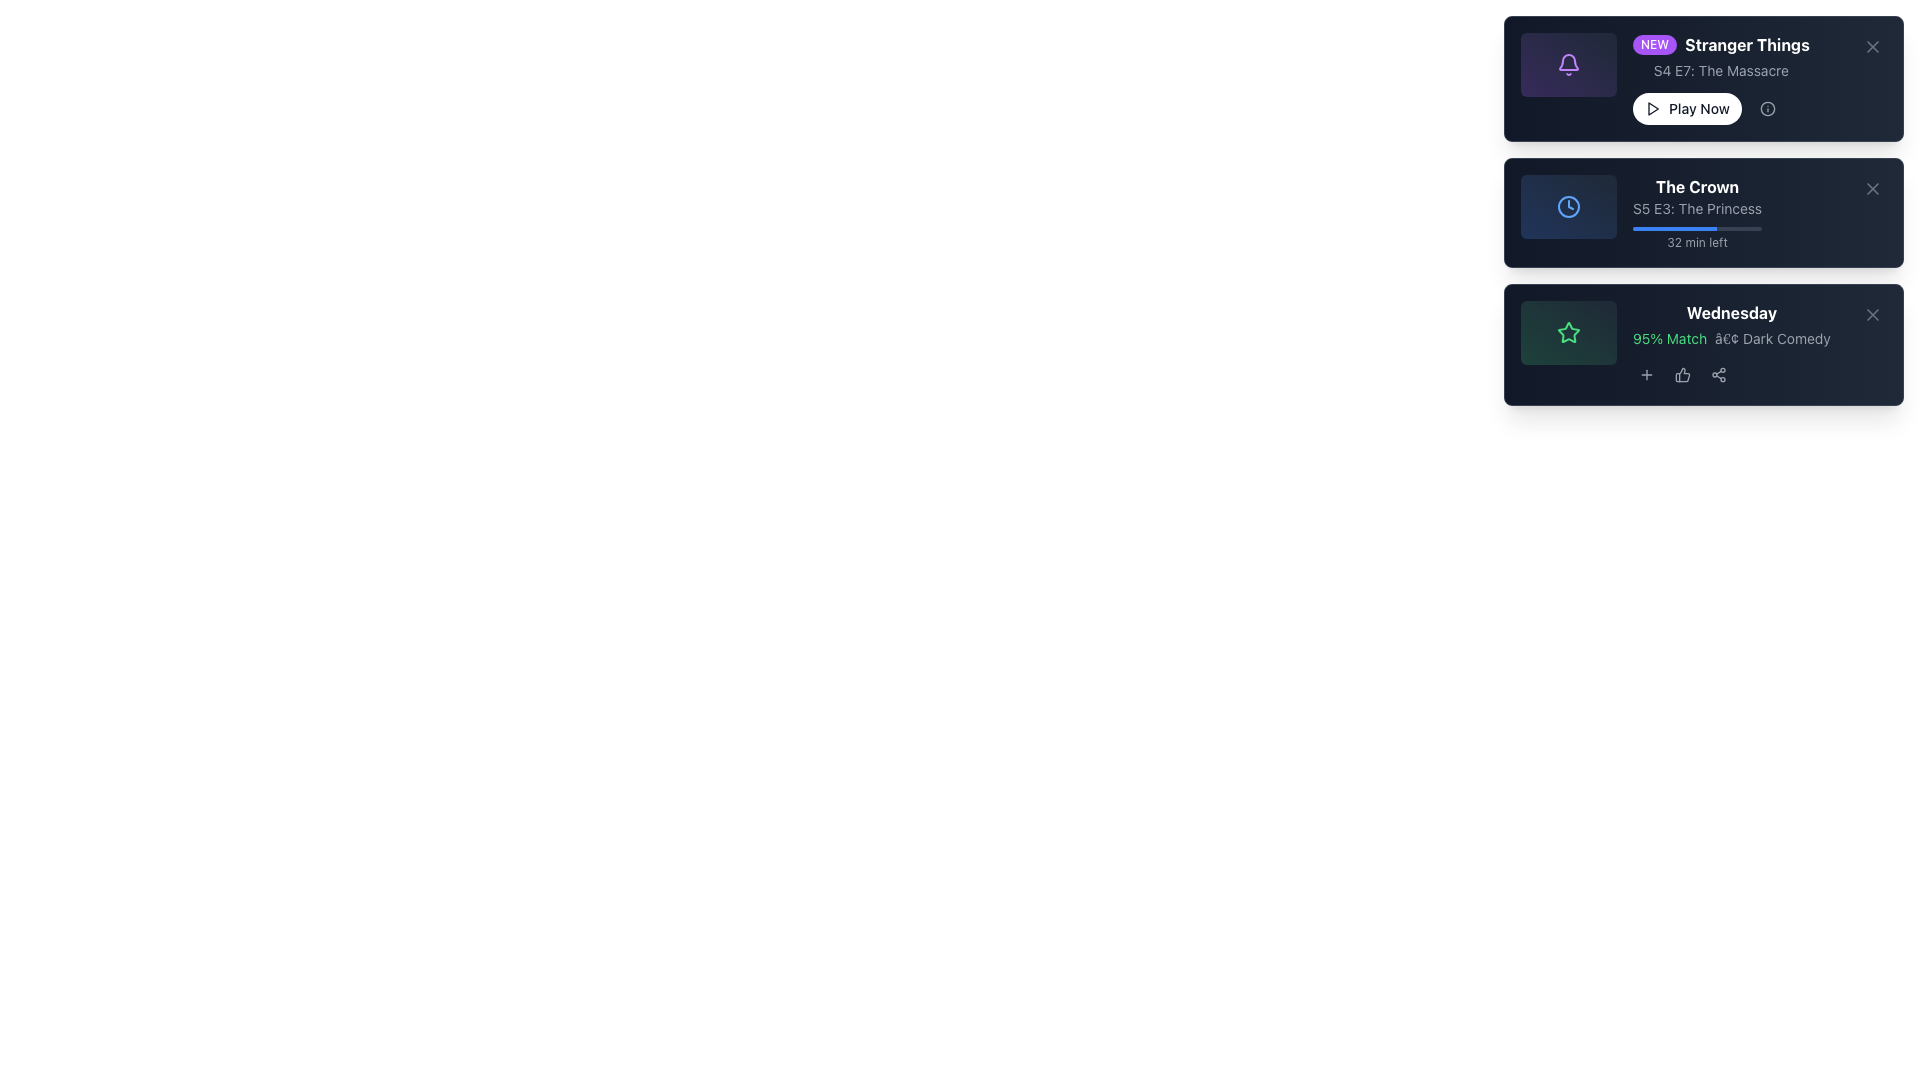 Image resolution: width=1920 pixels, height=1080 pixels. I want to click on the small plus sign icon button located in the bottom row of the vertical list, adjacent to the 'Wednesday' label, so click(1646, 374).